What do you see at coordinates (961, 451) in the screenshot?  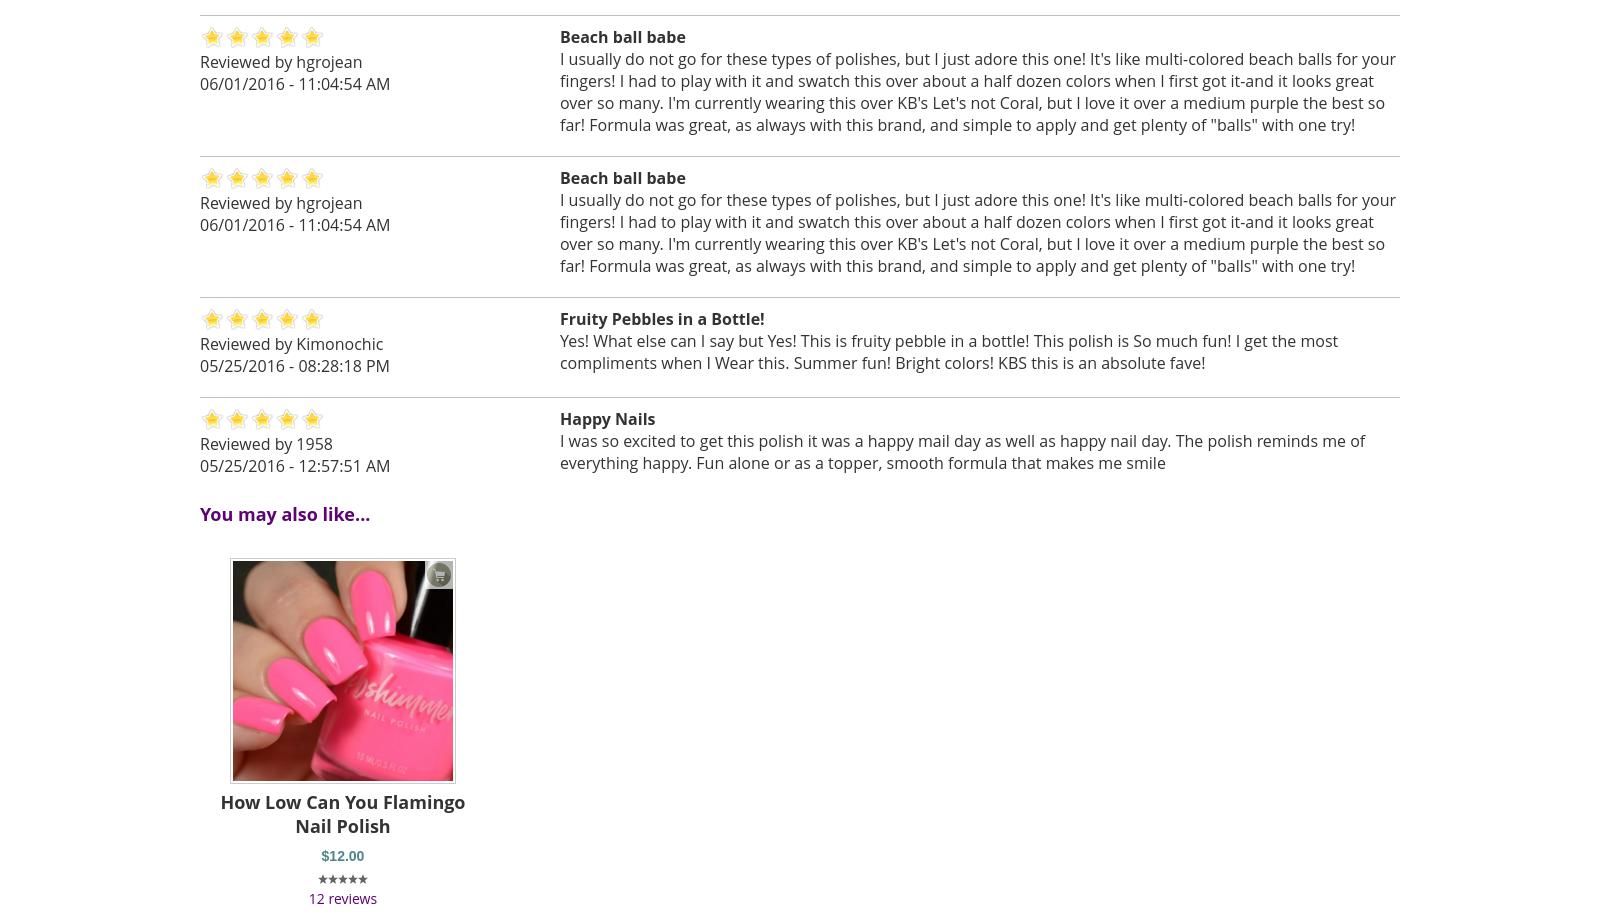 I see `'I was so excited to get this polish it was a happy mail day as well as happy nail day. The polish reminds me of everything happy. Fun alone or as a topper, smooth formula that makes me smile'` at bounding box center [961, 451].